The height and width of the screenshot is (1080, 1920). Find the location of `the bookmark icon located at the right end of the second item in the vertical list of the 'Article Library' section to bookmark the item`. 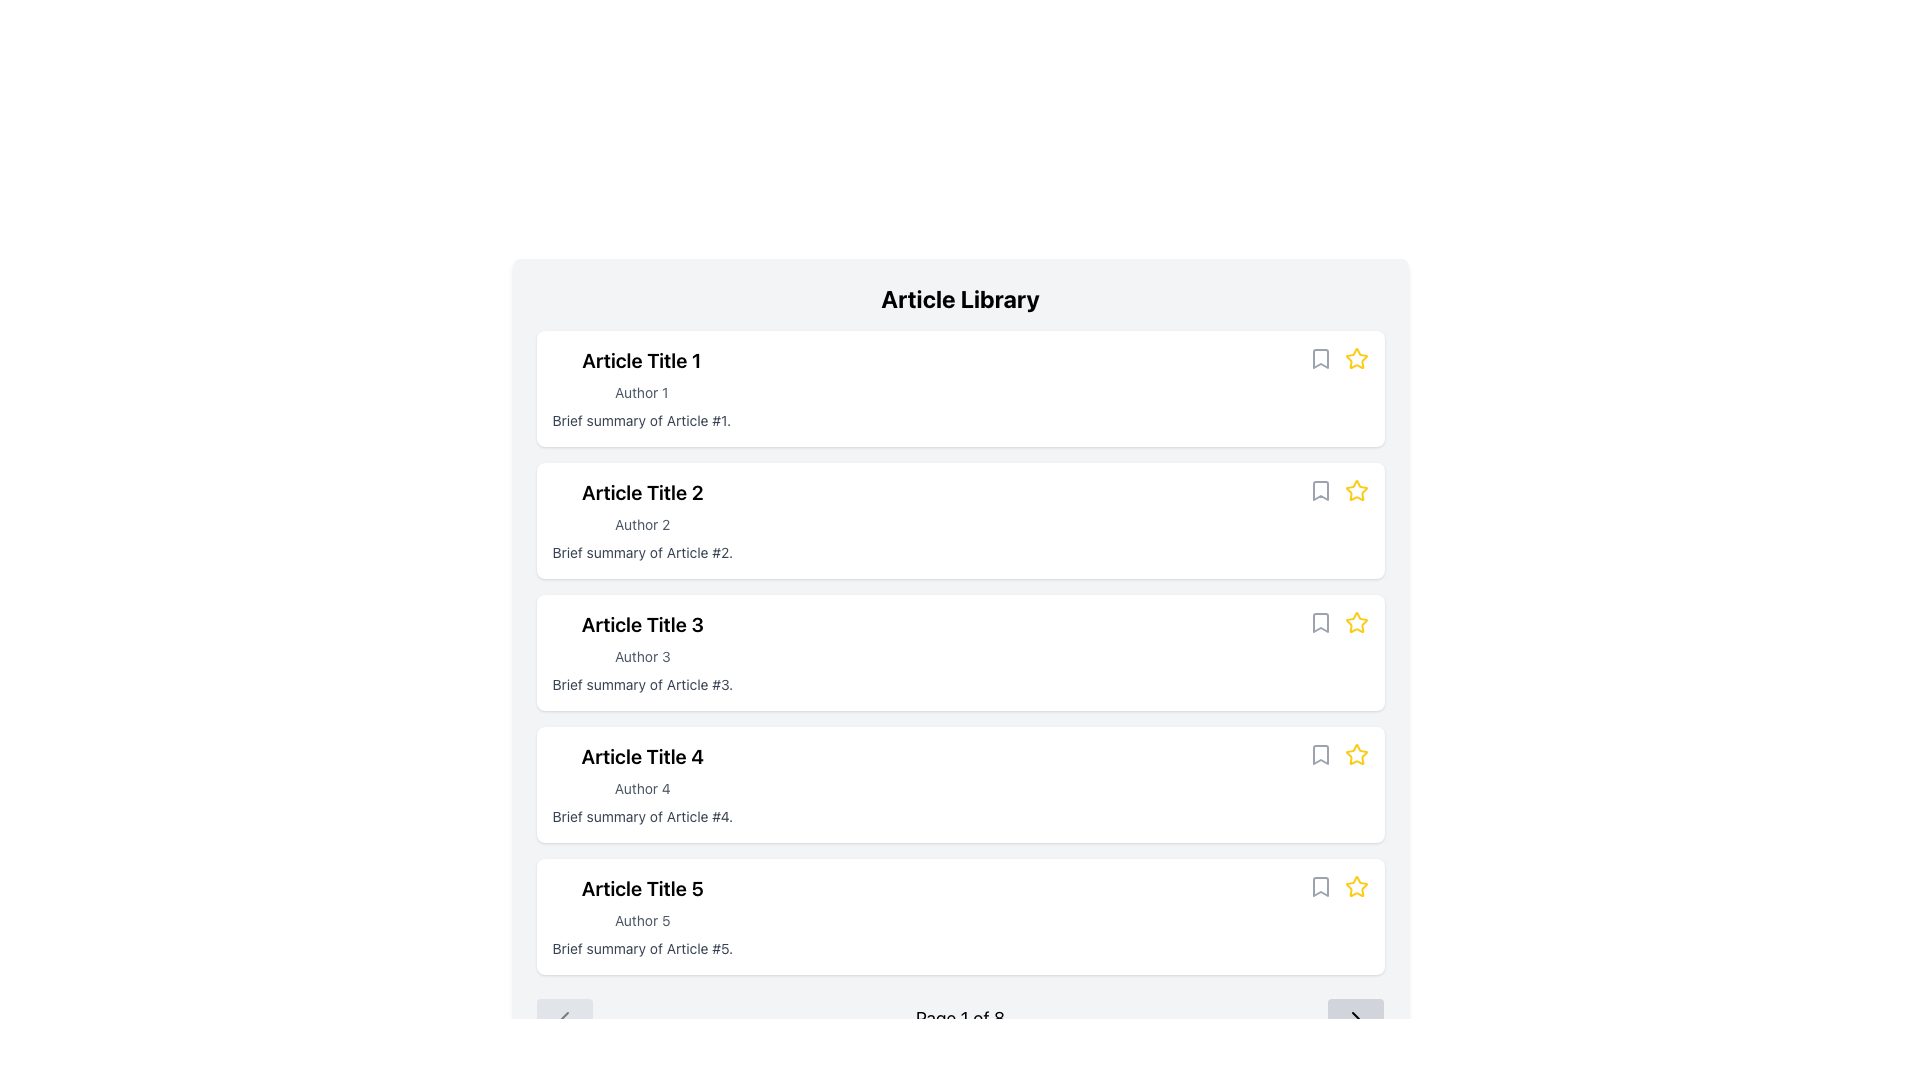

the bookmark icon located at the right end of the second item in the vertical list of the 'Article Library' section to bookmark the item is located at coordinates (1320, 490).